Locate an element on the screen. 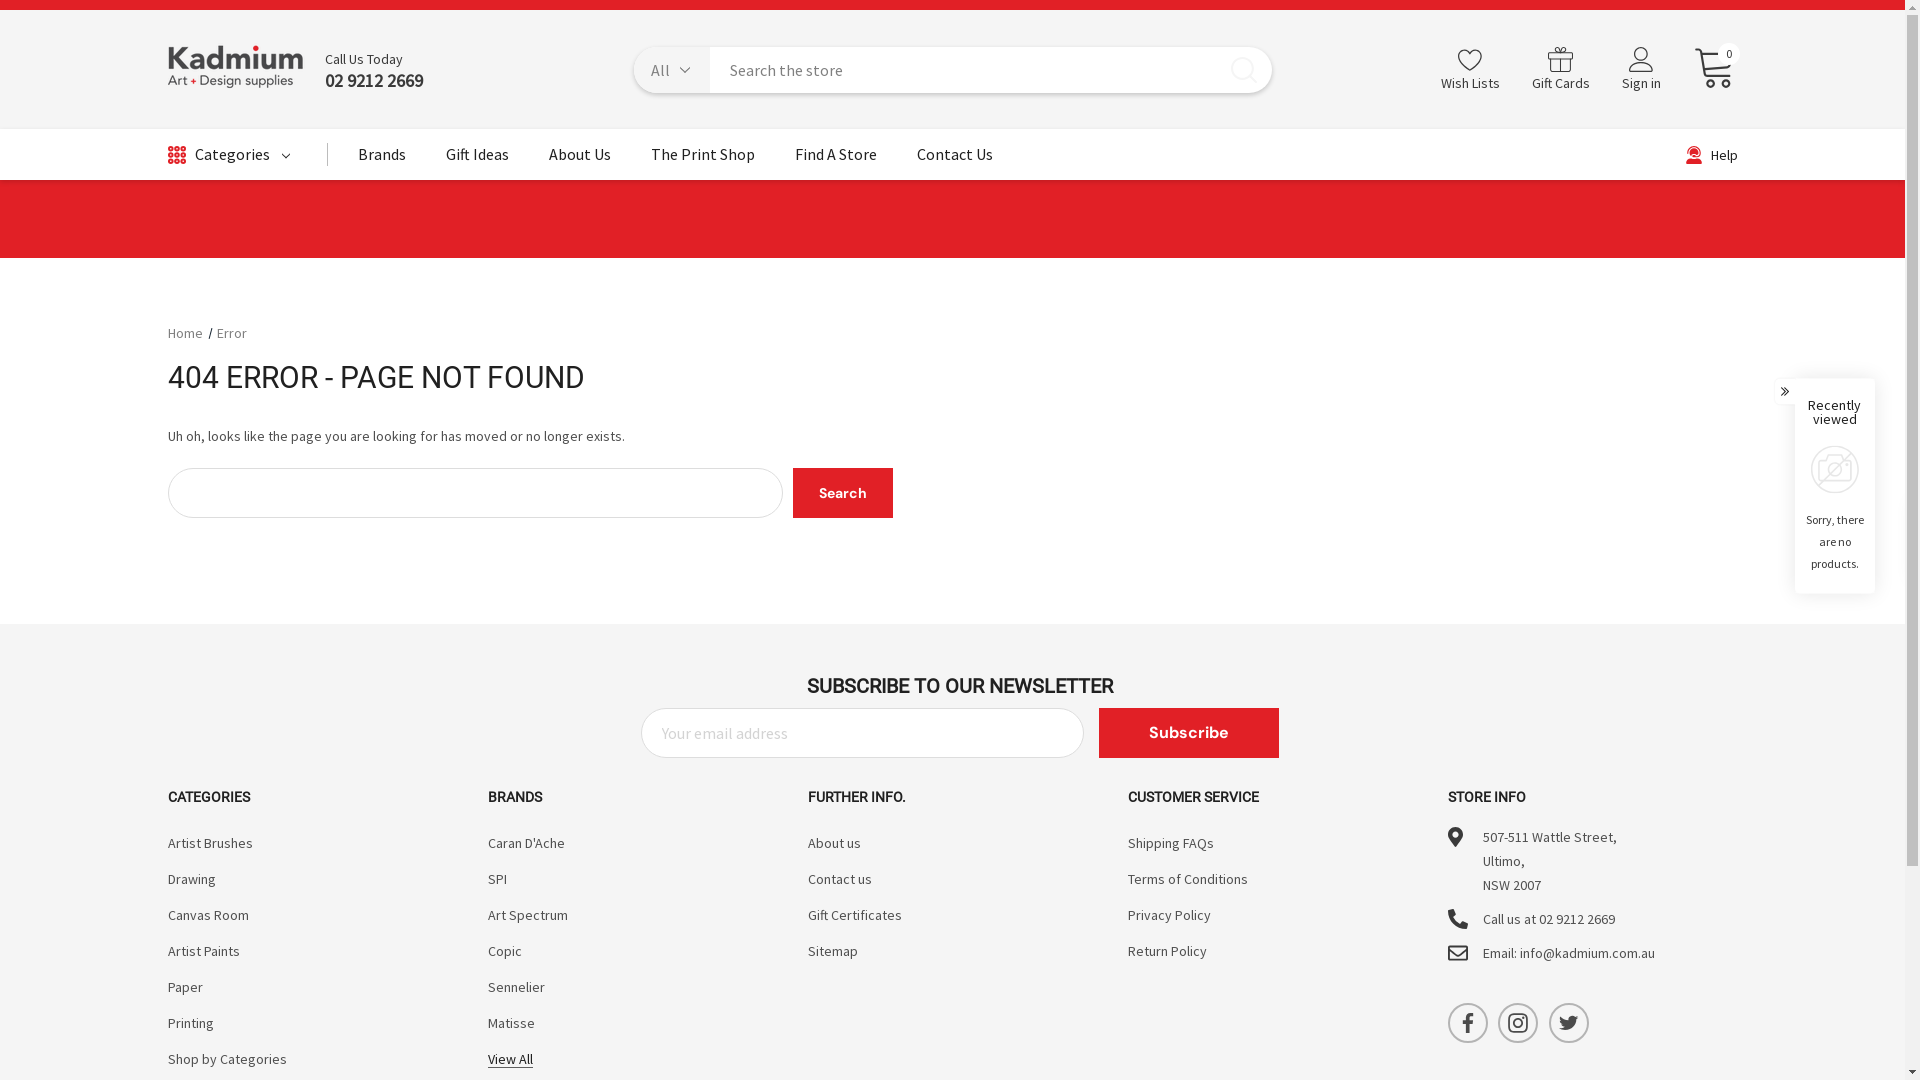  'Find A Store' is located at coordinates (835, 158).